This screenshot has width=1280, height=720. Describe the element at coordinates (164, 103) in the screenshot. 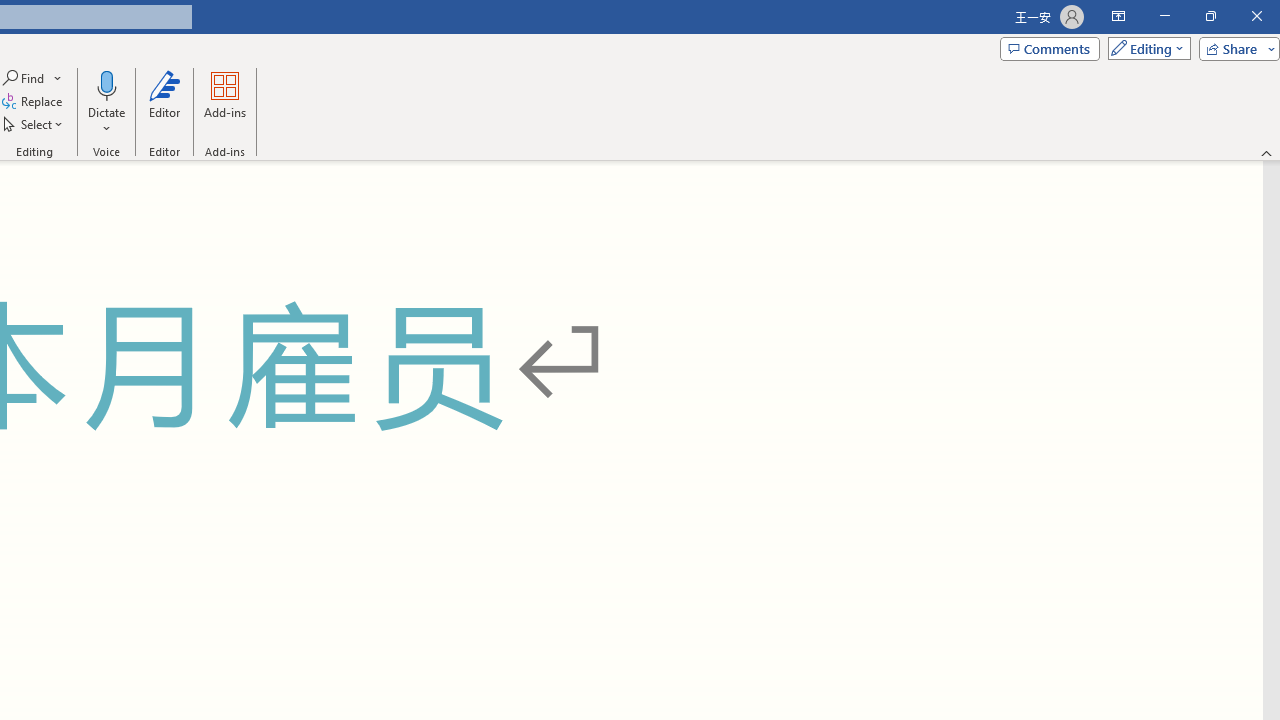

I see `'Editor'` at that location.